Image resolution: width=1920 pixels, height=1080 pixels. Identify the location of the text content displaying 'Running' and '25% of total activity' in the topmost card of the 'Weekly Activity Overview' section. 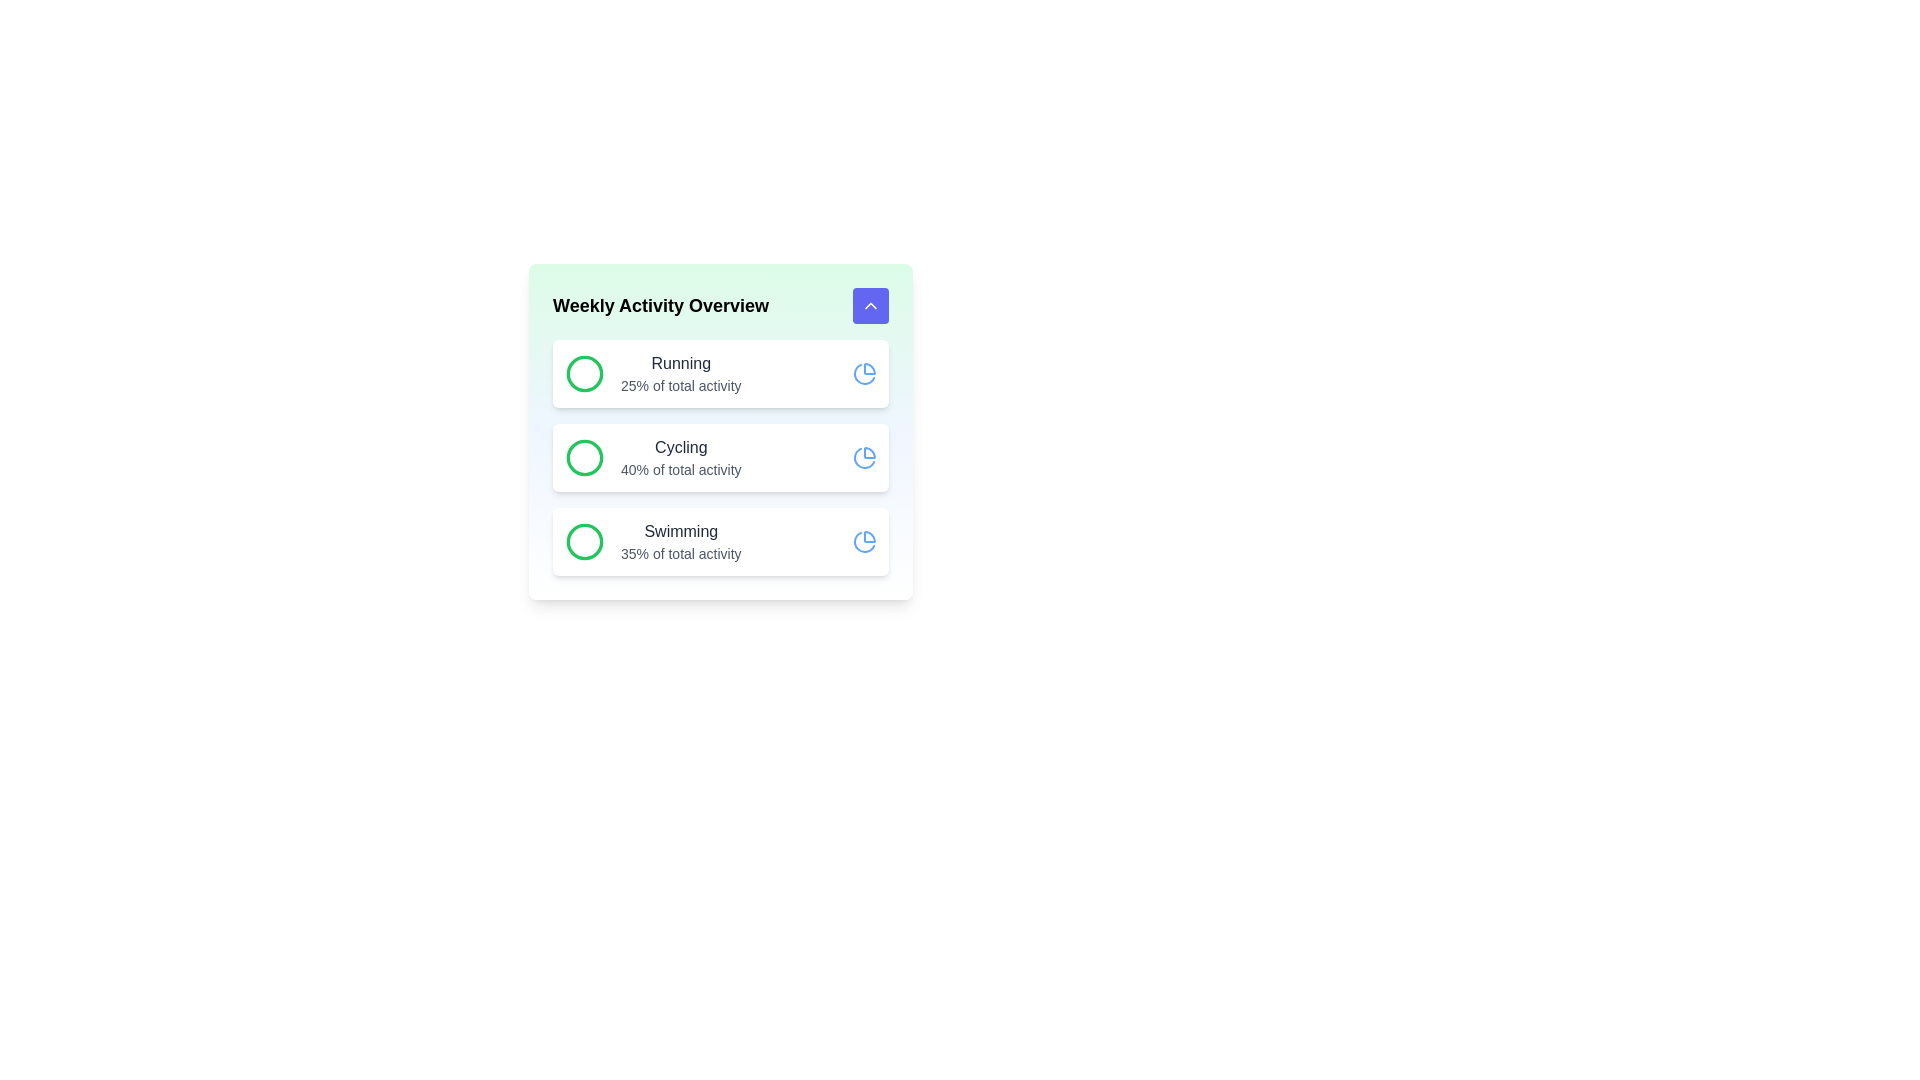
(681, 374).